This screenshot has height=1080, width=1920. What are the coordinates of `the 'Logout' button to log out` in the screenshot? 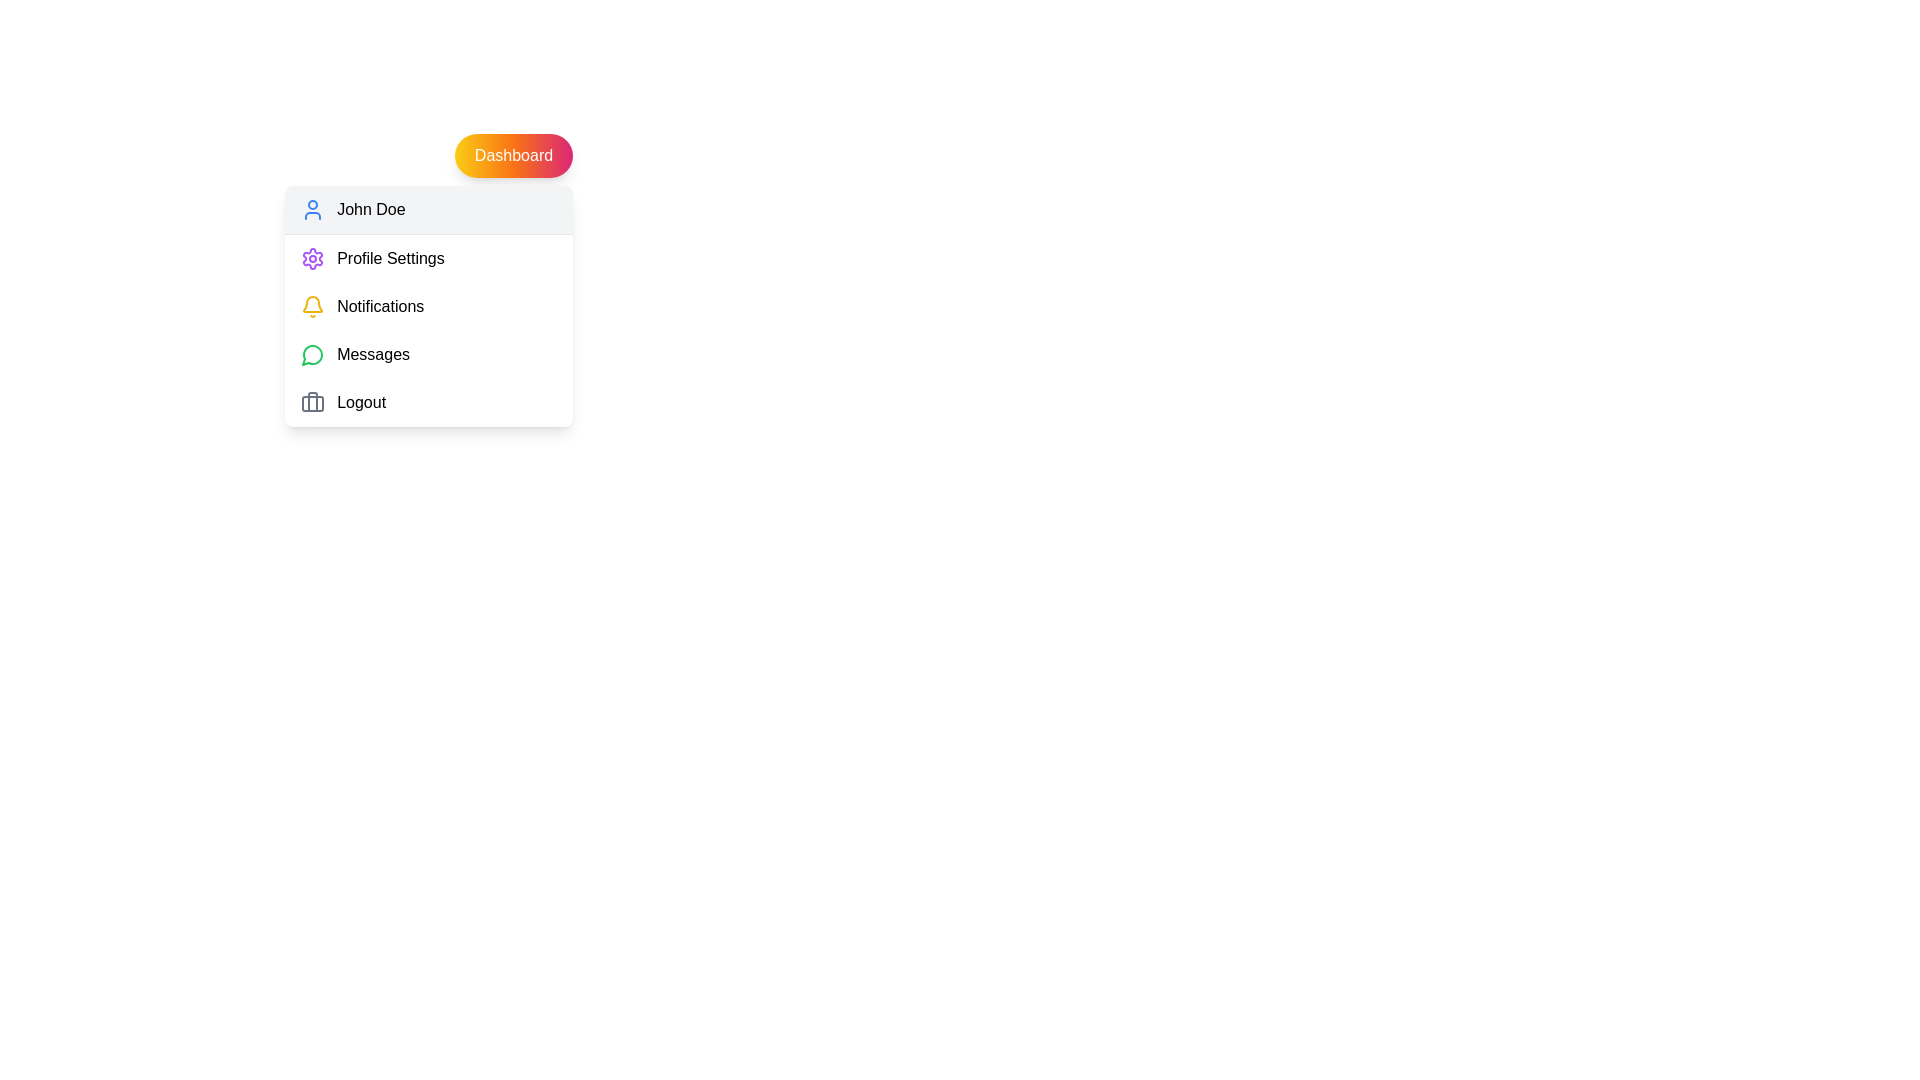 It's located at (428, 402).